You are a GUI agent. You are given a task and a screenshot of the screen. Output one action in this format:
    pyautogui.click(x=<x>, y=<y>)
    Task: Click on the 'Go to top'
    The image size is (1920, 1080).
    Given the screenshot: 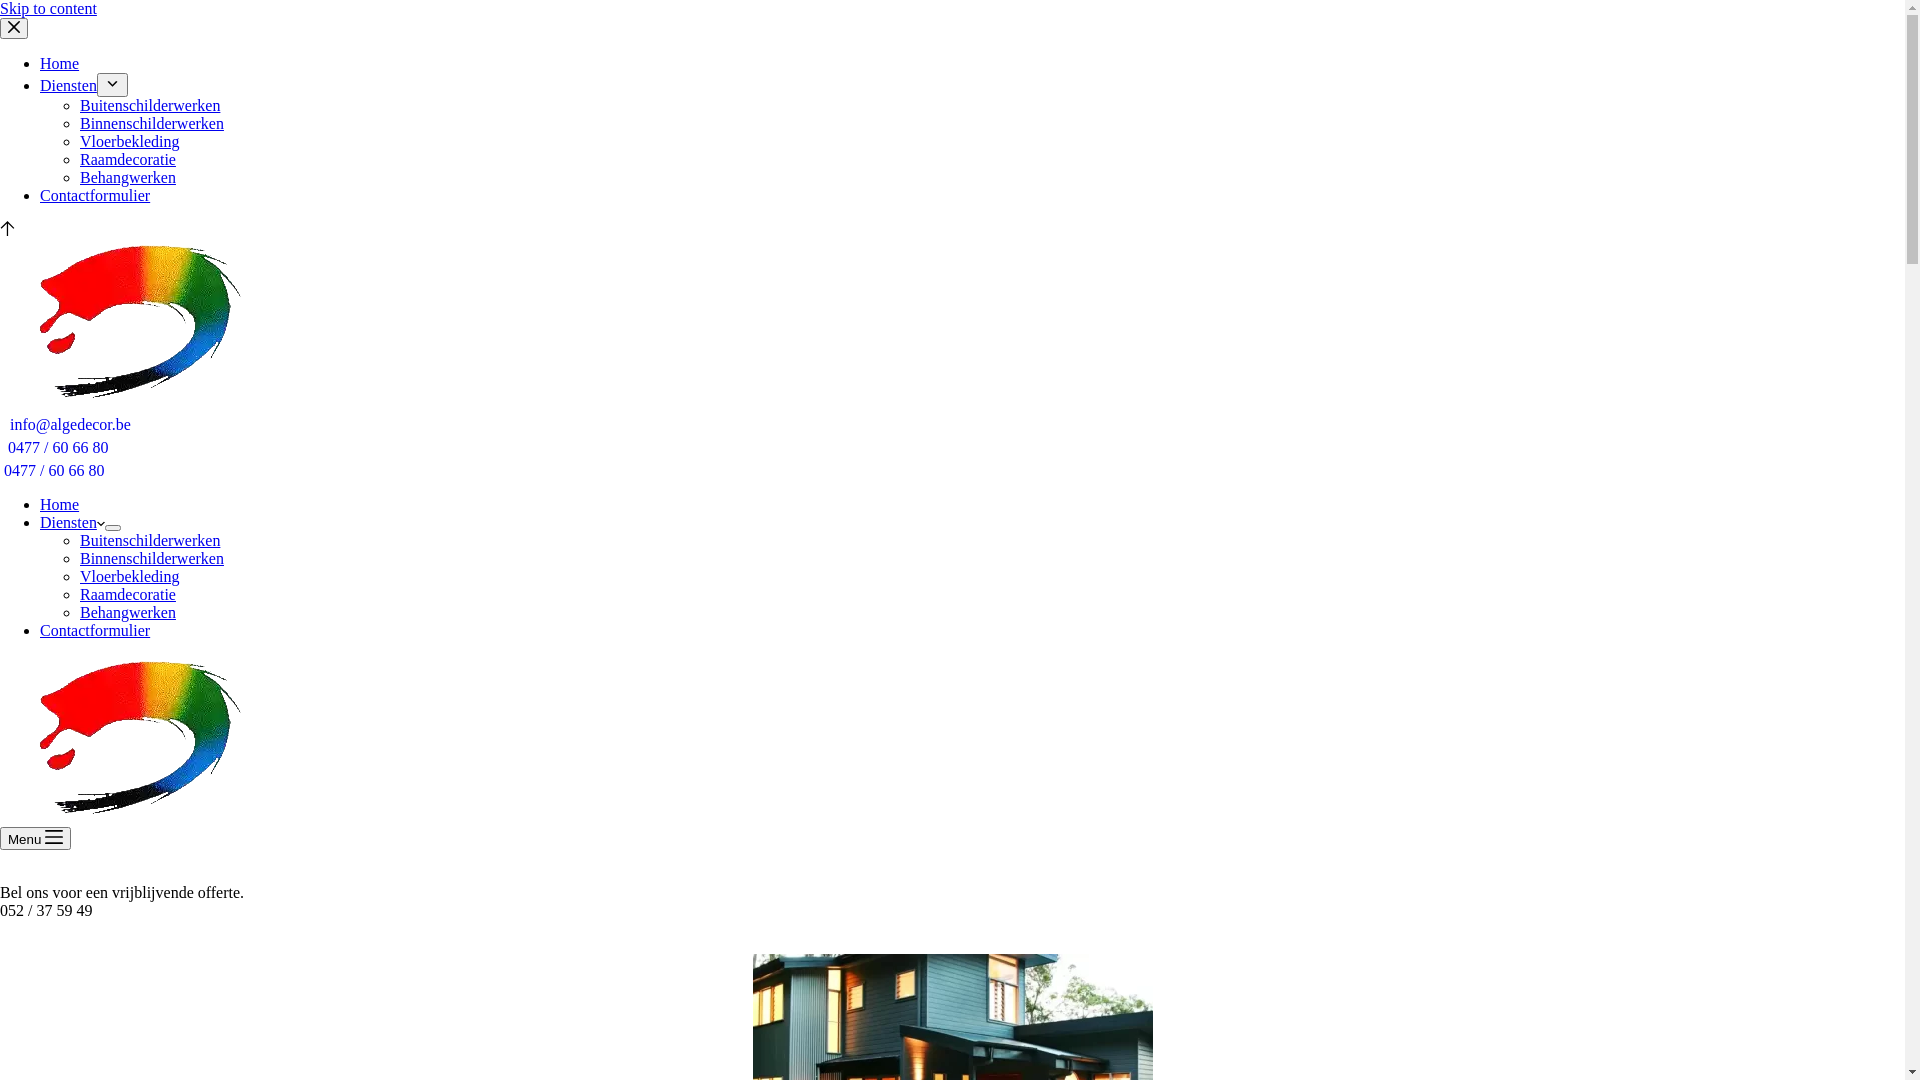 What is the action you would take?
    pyautogui.click(x=7, y=229)
    